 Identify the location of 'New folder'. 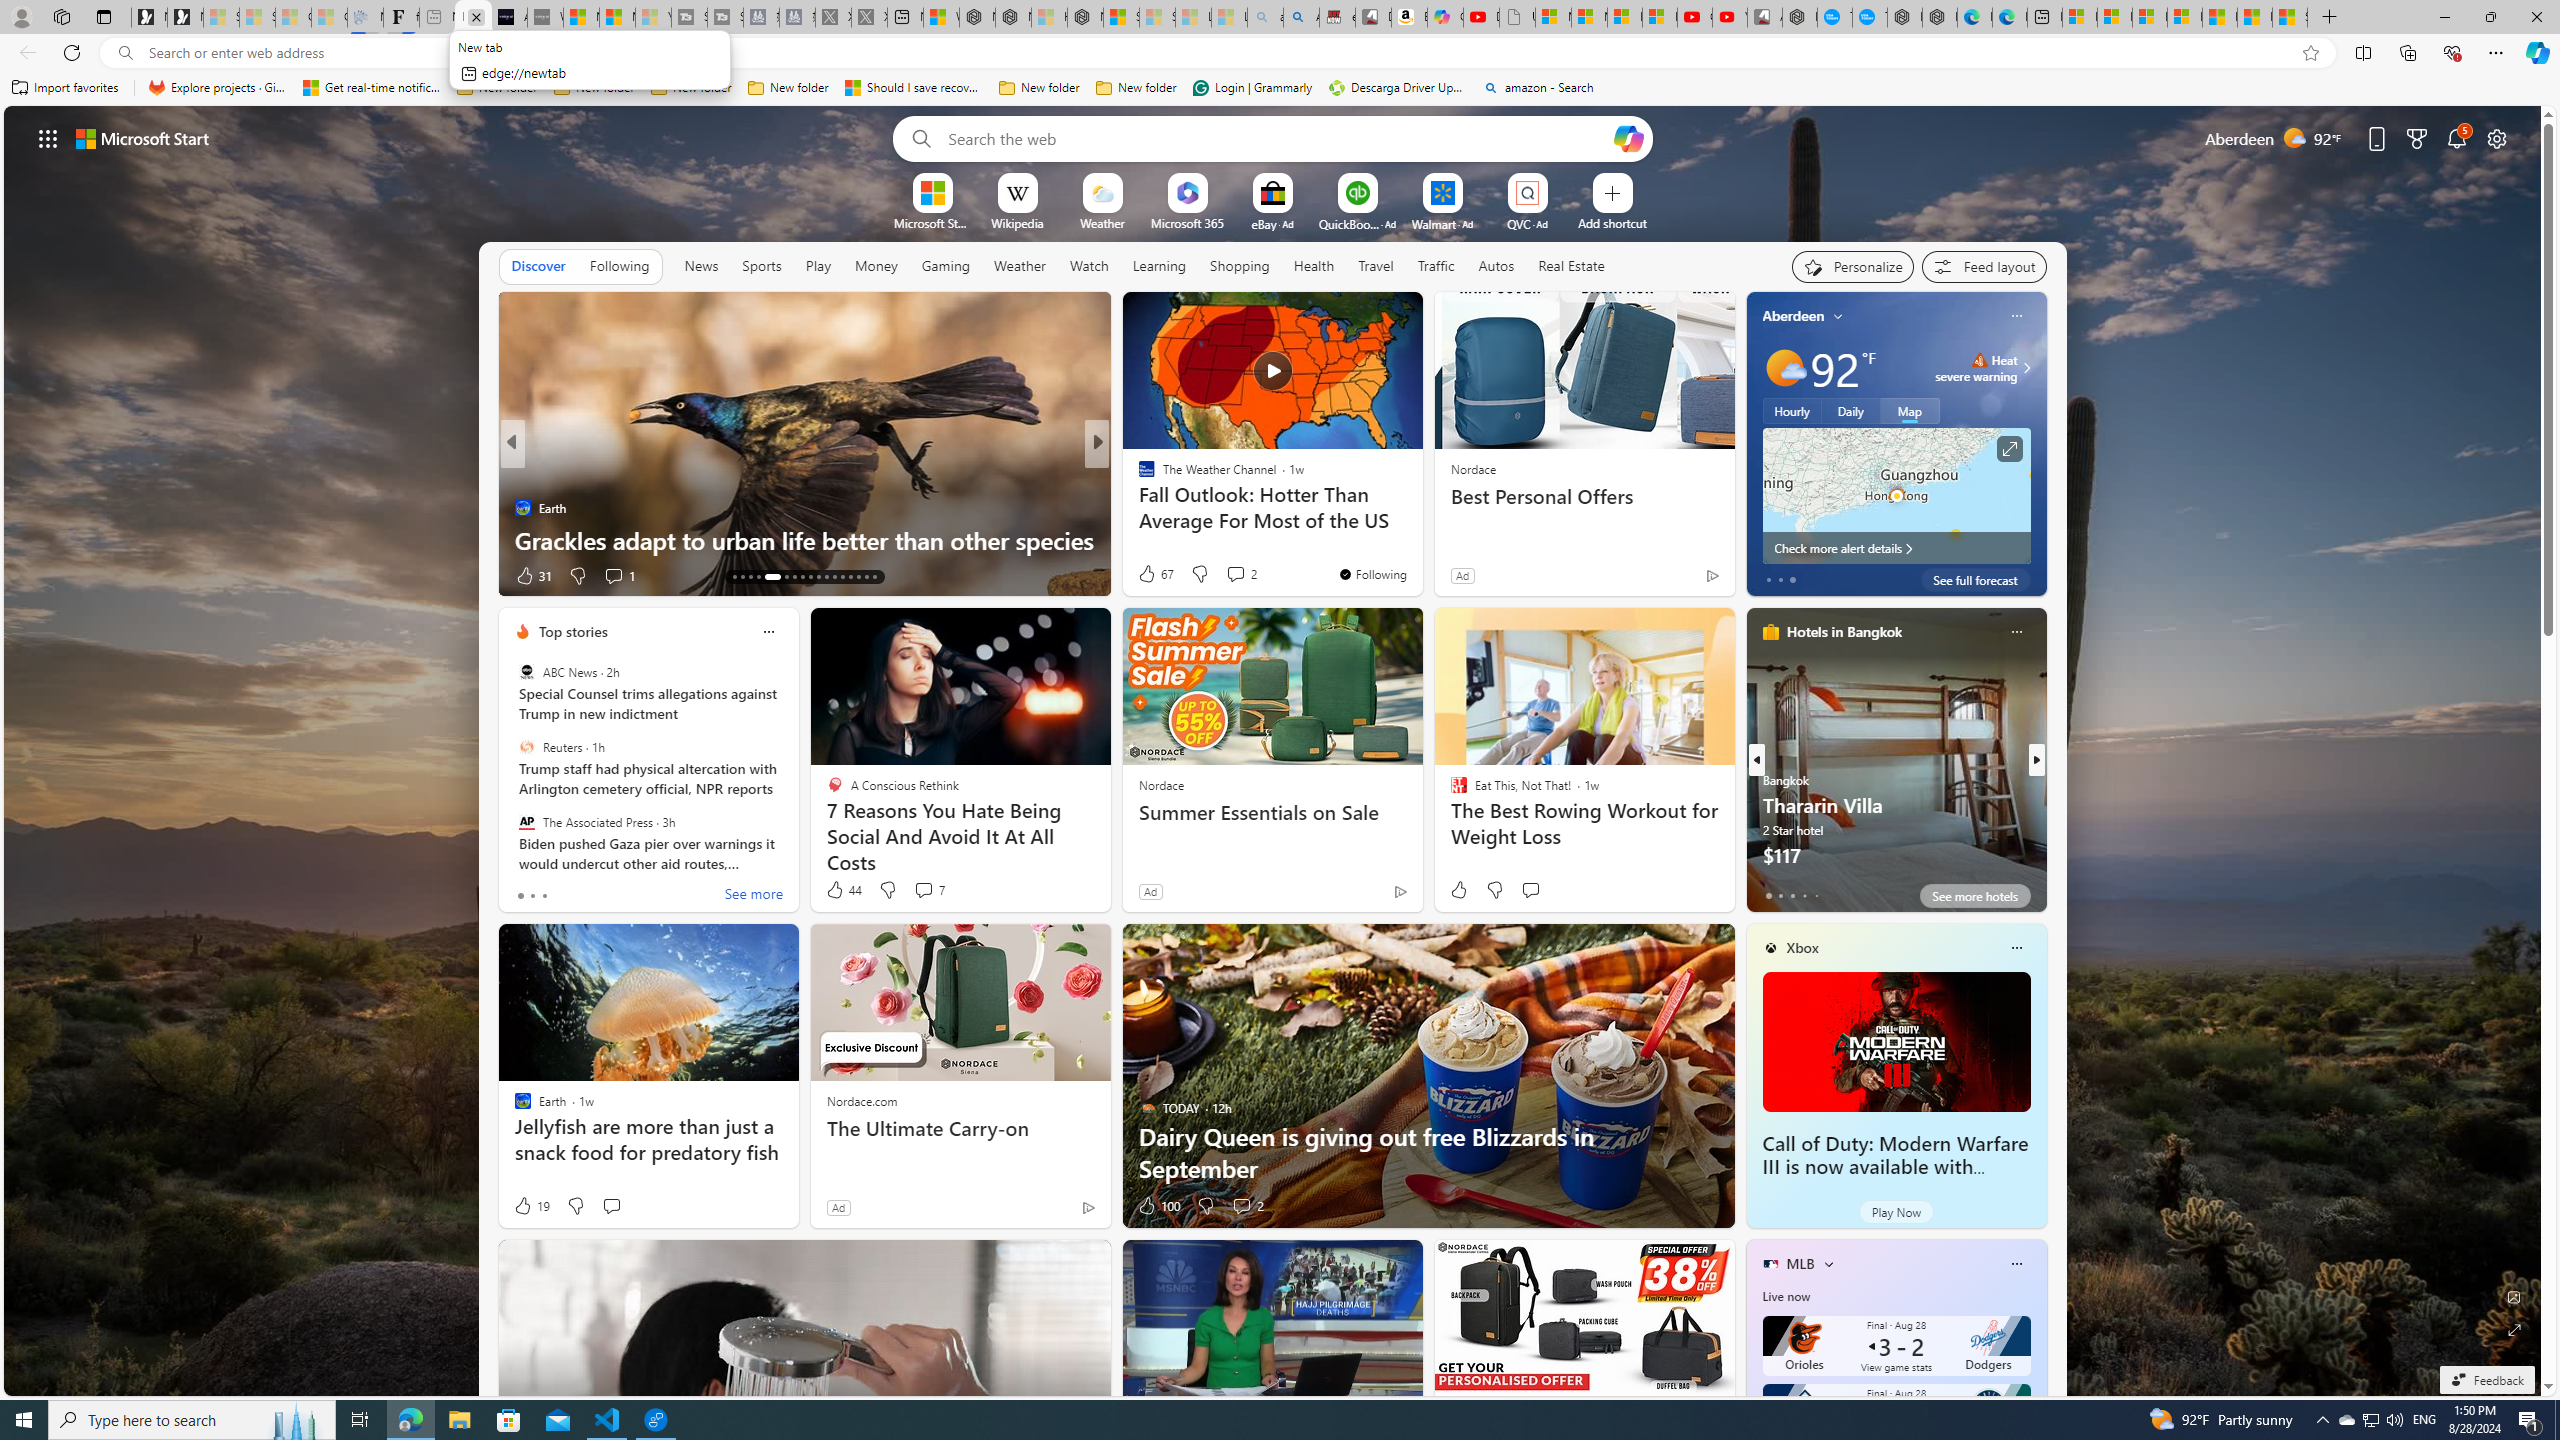
(1136, 87).